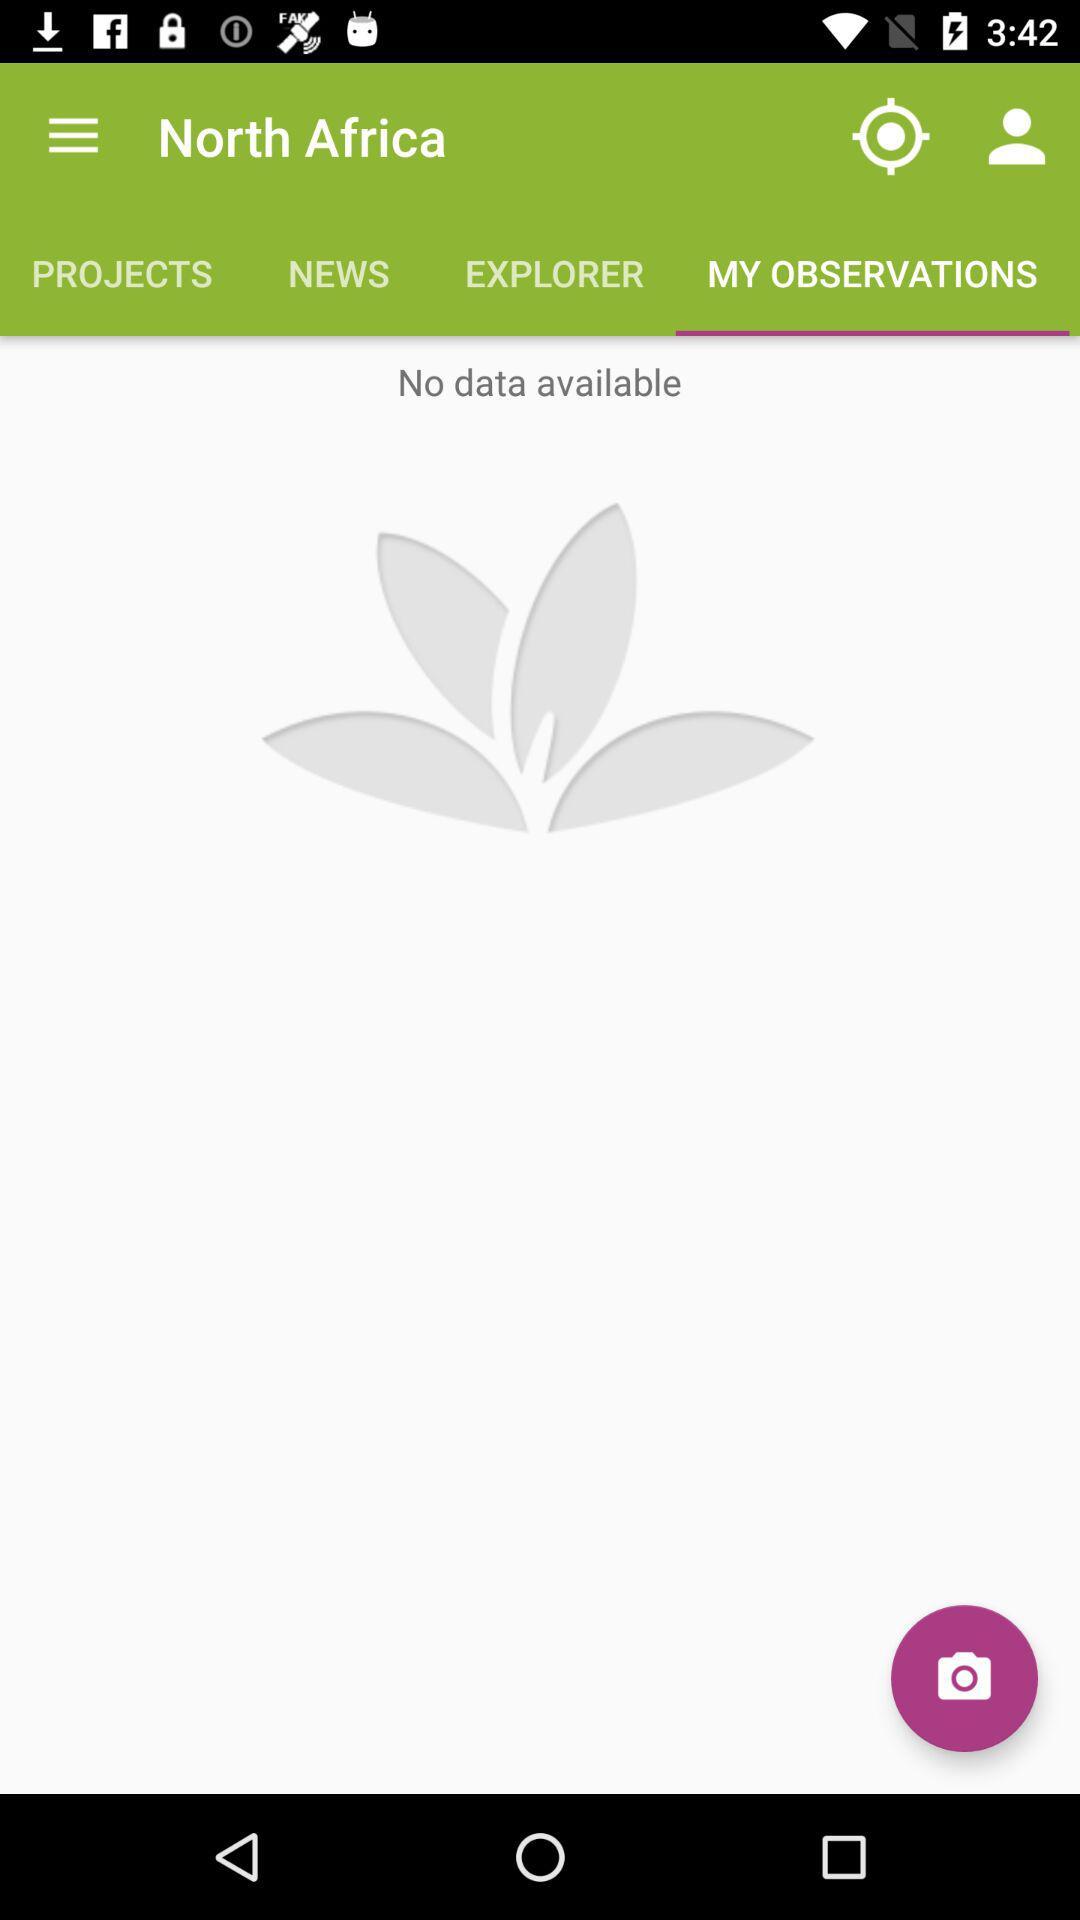  What do you see at coordinates (1017, 135) in the screenshot?
I see `item above the my observations icon` at bounding box center [1017, 135].